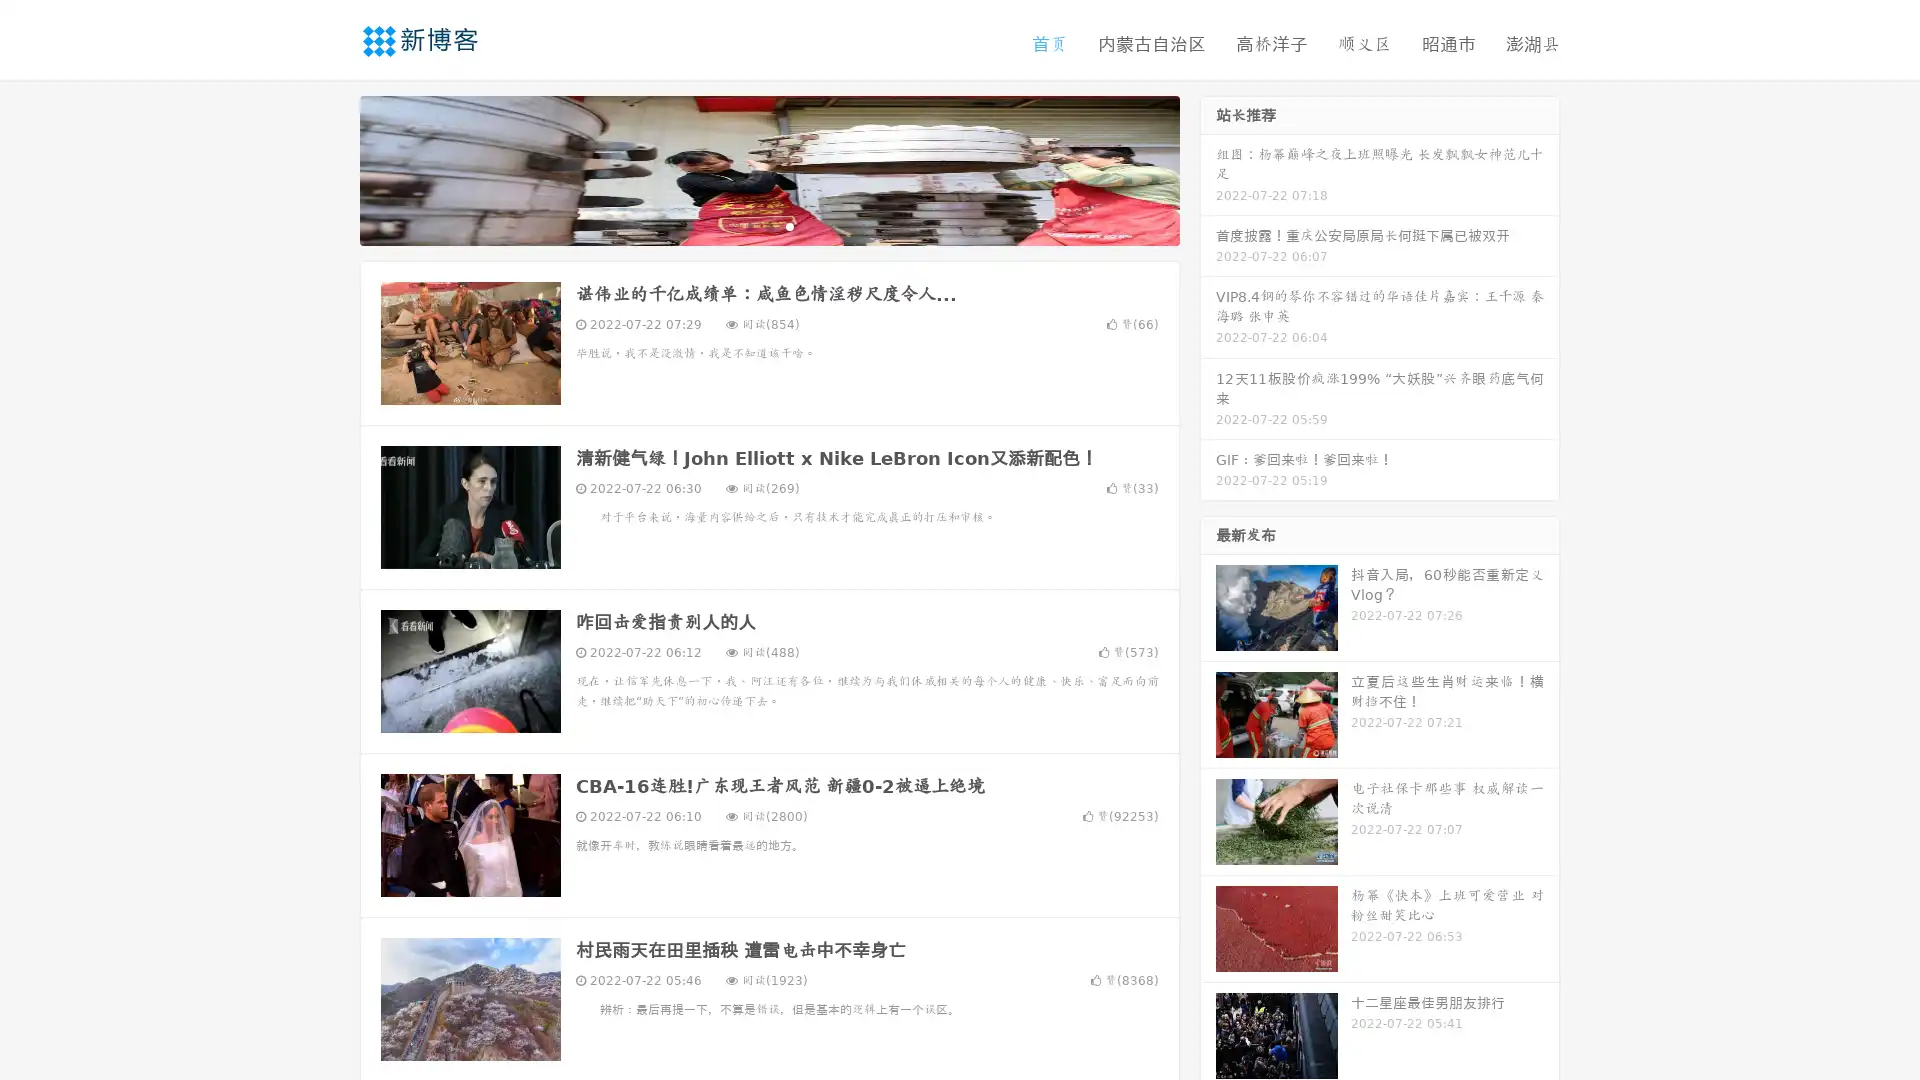  I want to click on Go to slide 3, so click(789, 225).